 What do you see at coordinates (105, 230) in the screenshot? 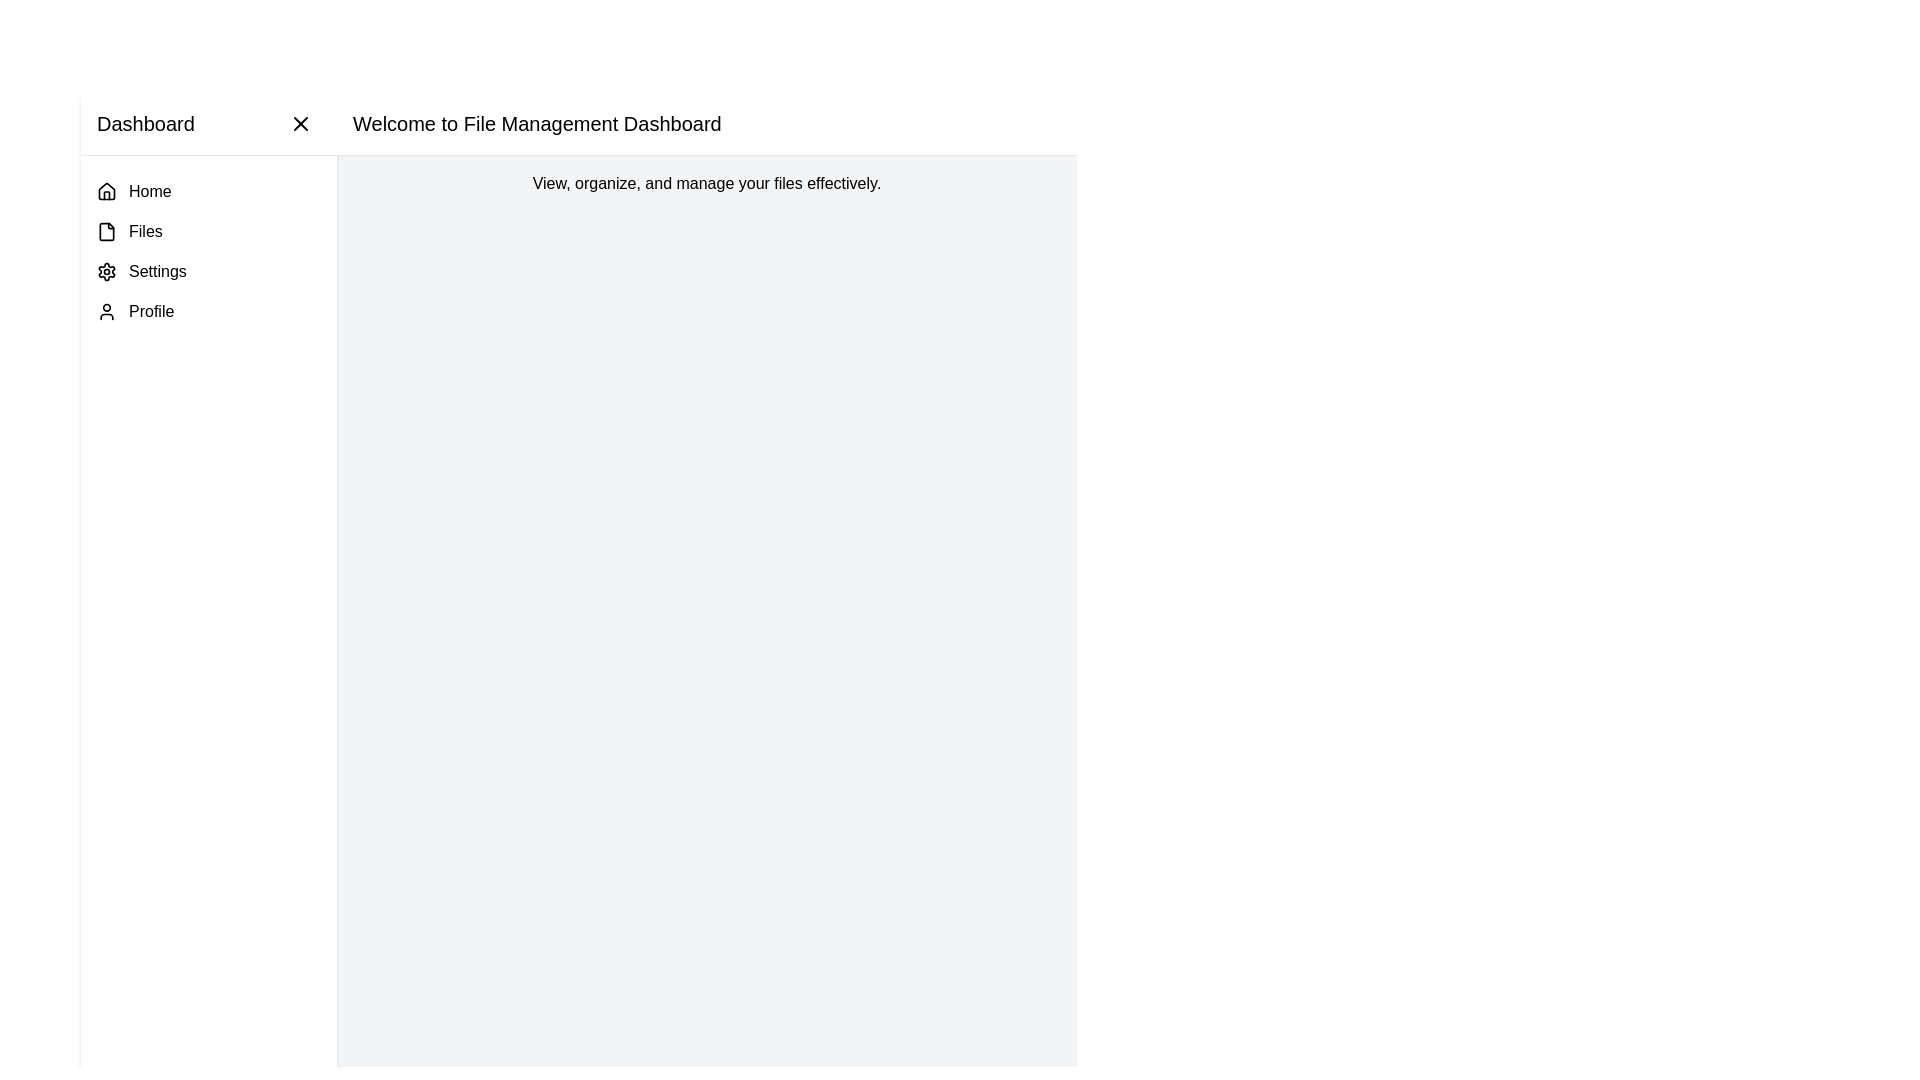
I see `the document outline icon in the 'Files' menu item located on the left sidebar, positioned below the 'Home' item and above the 'Settings' item` at bounding box center [105, 230].